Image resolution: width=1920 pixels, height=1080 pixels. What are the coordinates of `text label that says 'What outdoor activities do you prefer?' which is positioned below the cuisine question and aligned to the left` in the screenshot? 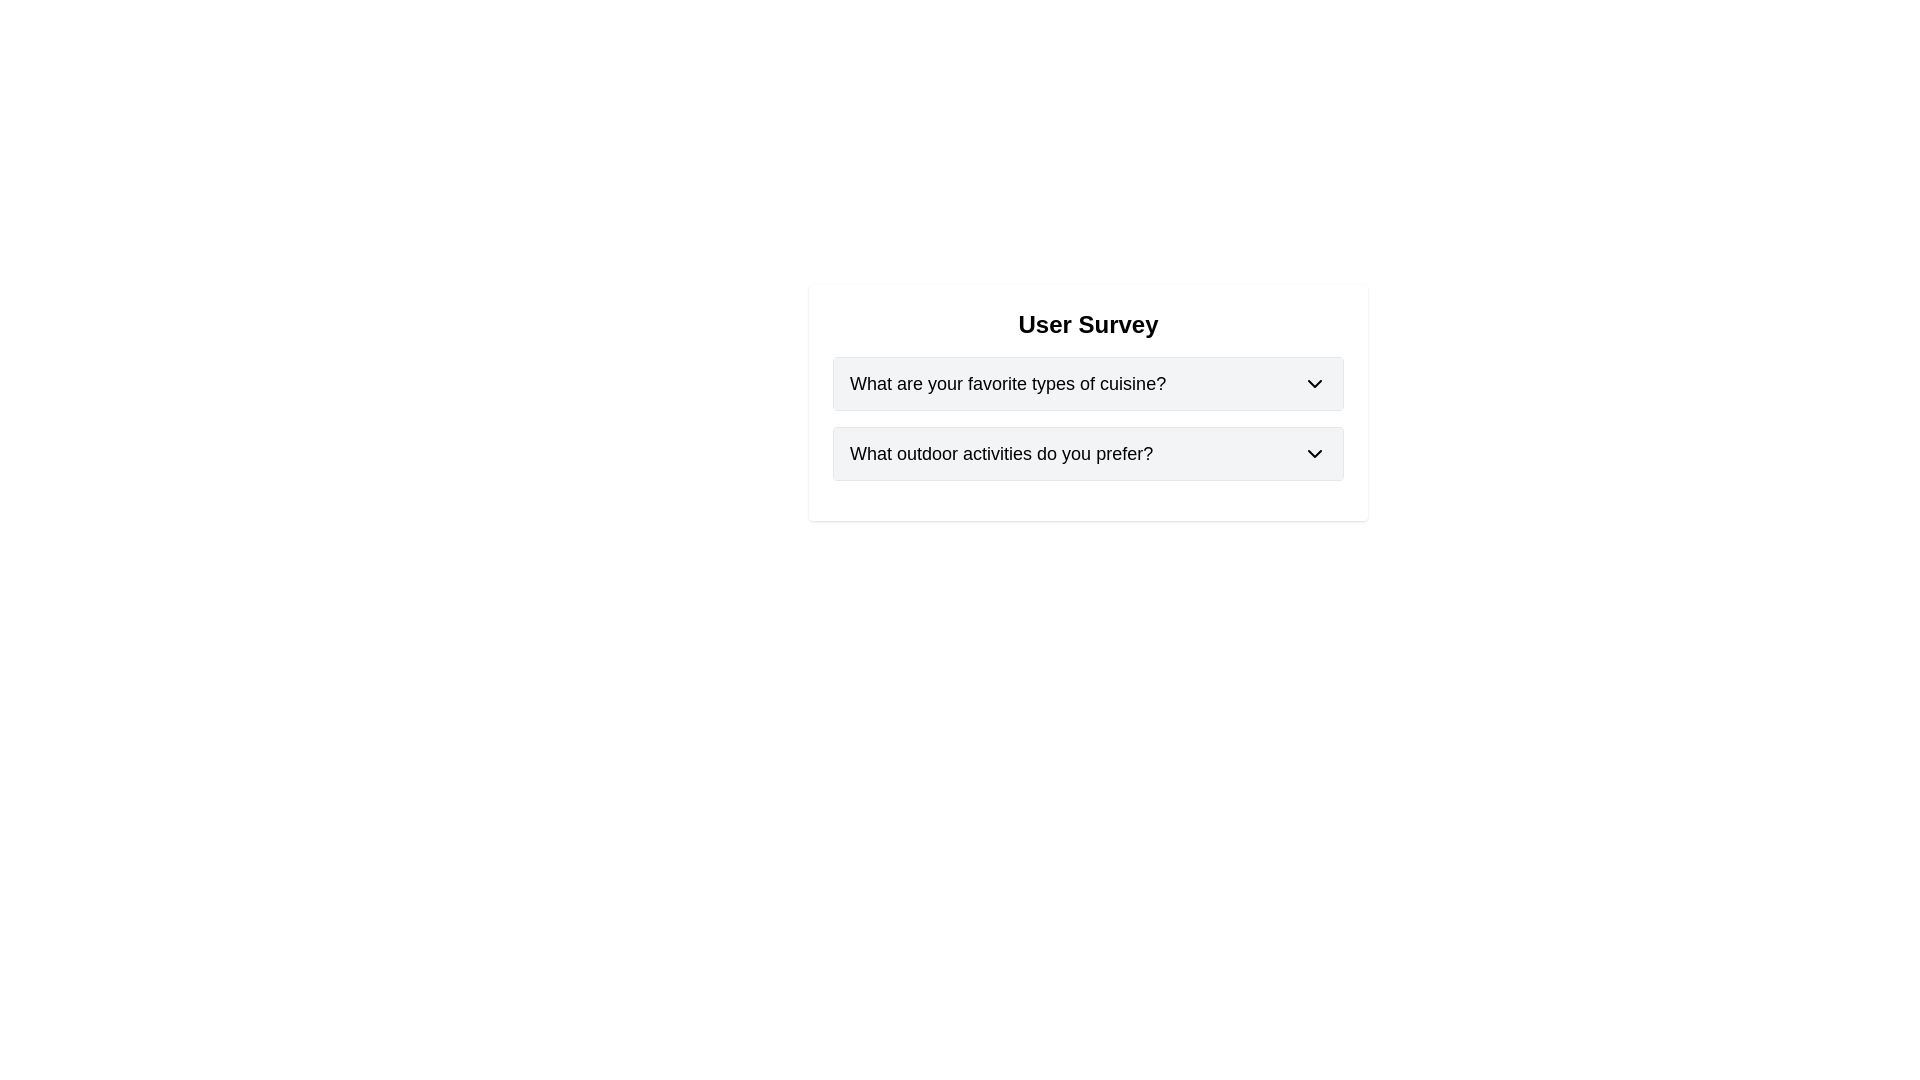 It's located at (1001, 454).